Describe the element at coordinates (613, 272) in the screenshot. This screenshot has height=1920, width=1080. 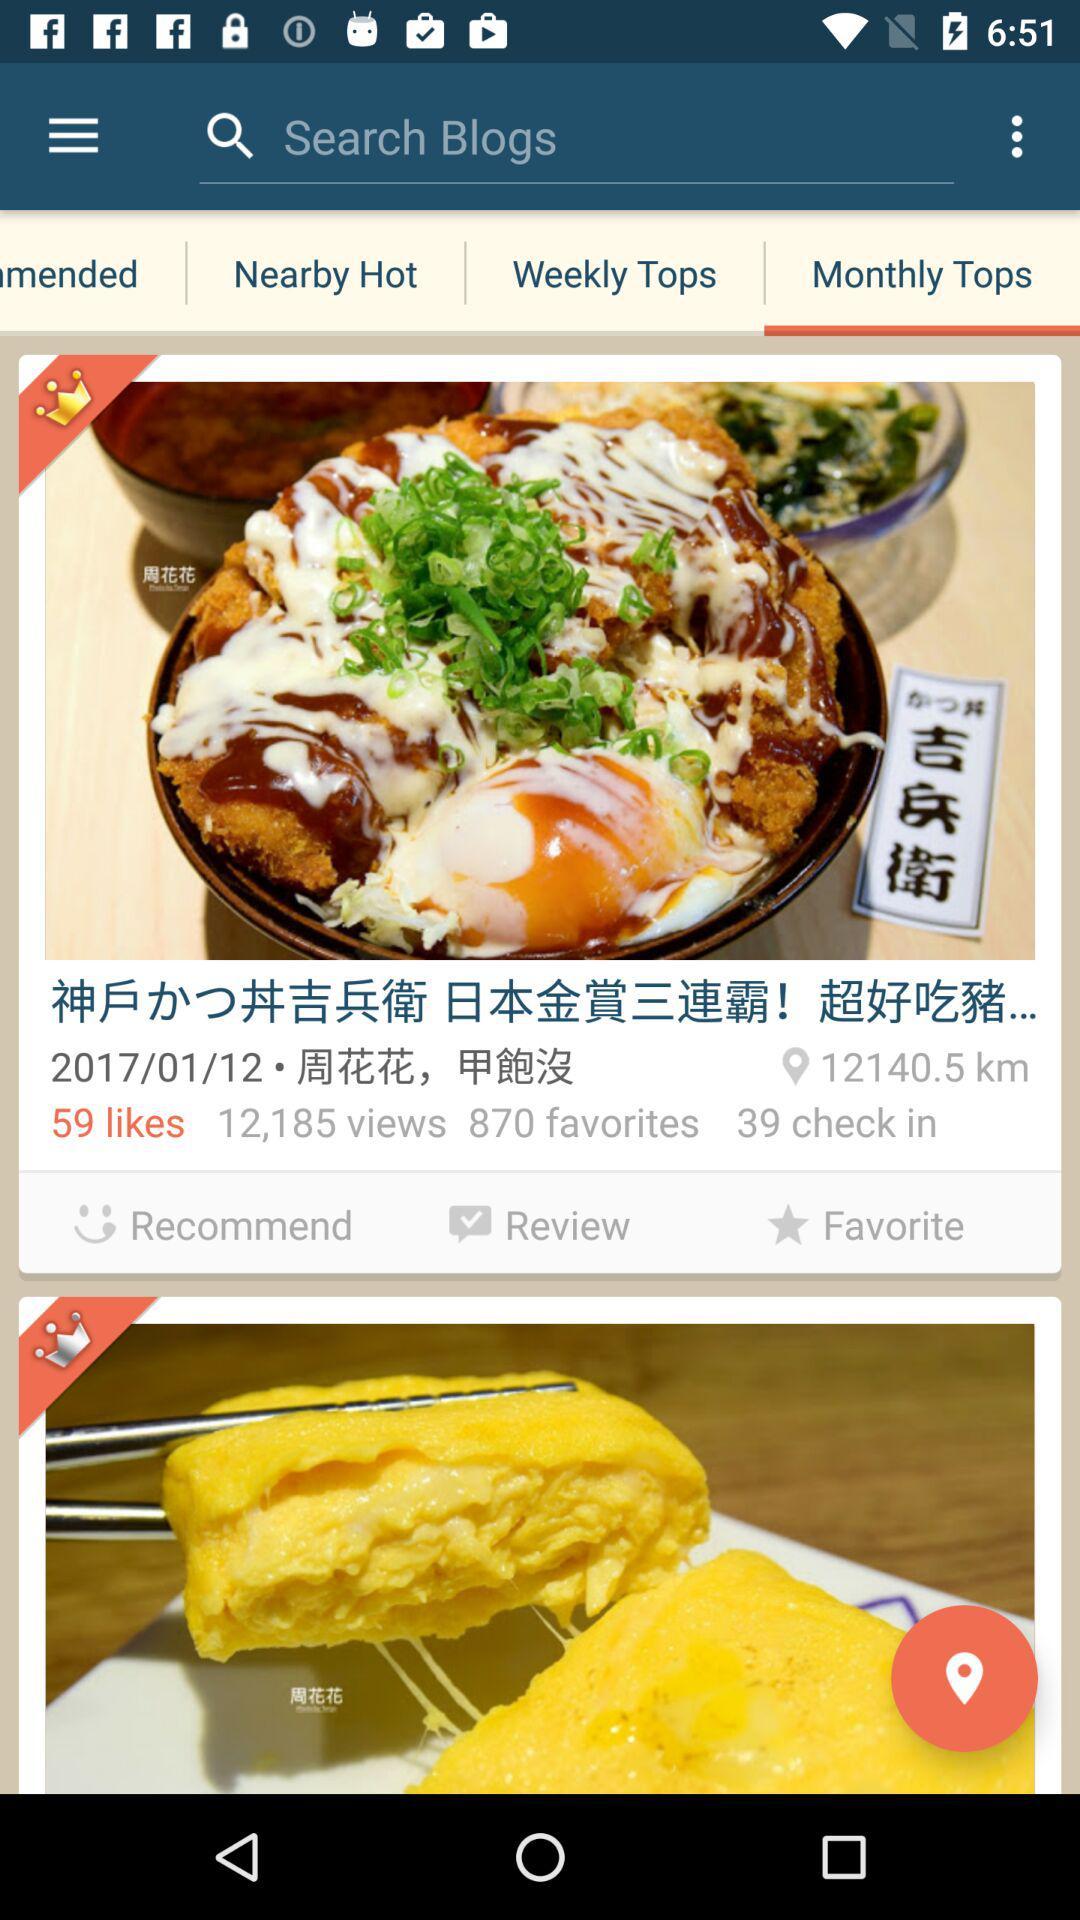
I see `item next to the monthly tops` at that location.